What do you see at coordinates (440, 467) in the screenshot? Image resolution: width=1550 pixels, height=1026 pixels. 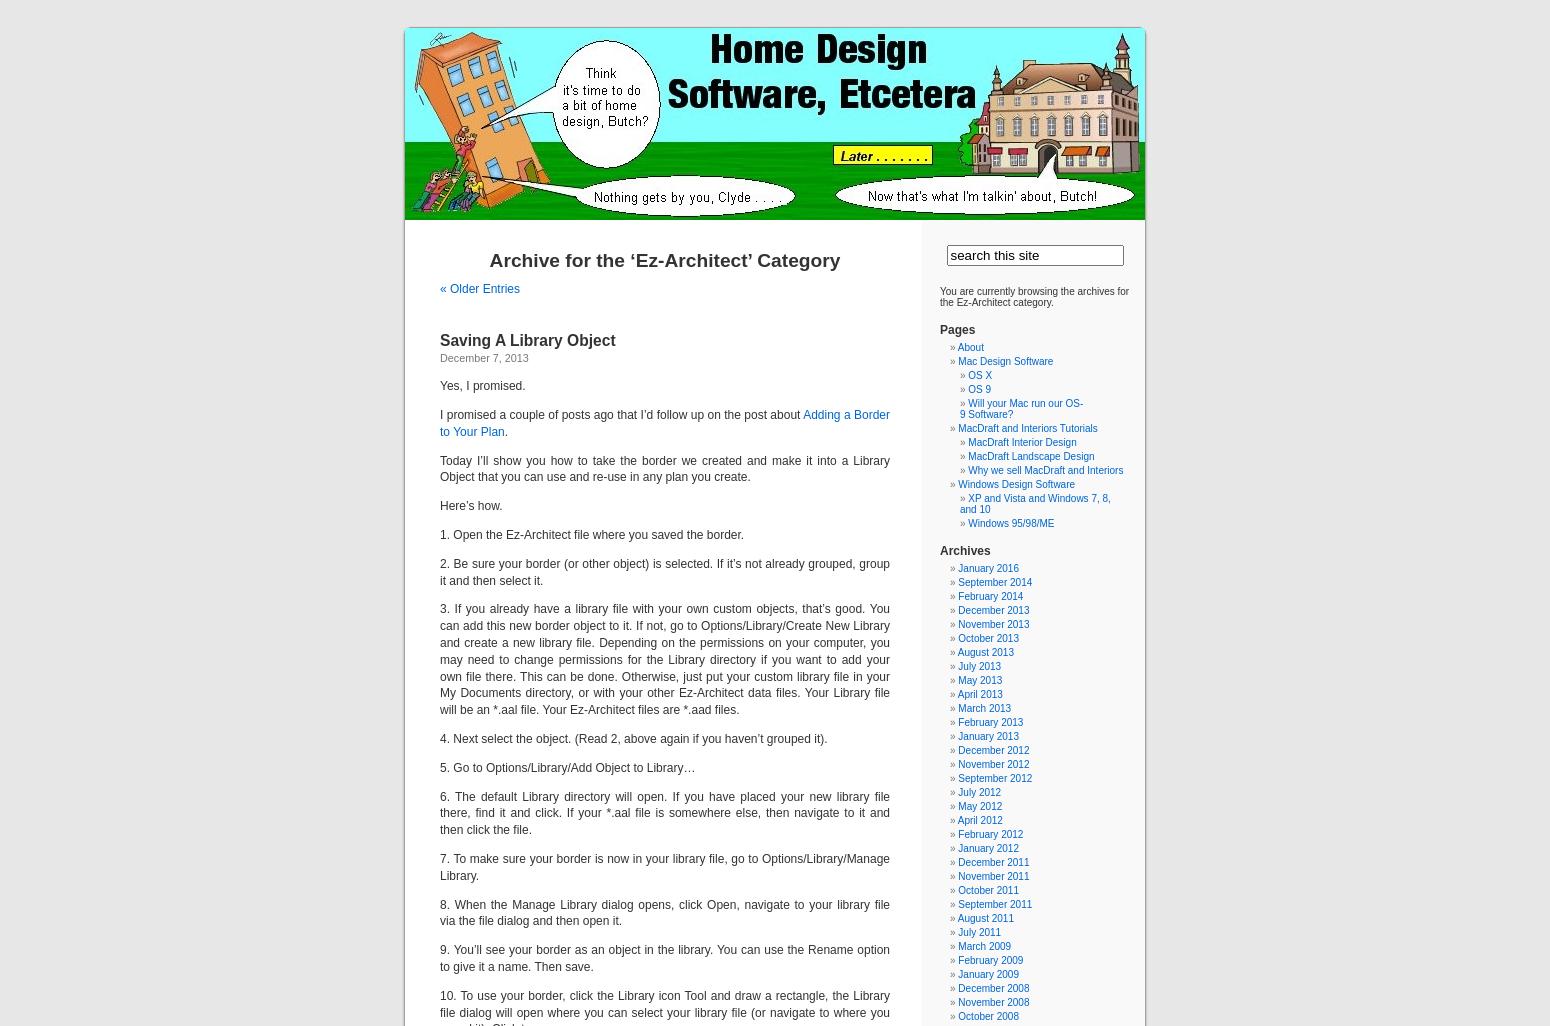 I see `'Today I’ll show you how to take the border we created and make it into a Library Object that you can use and re-use in any plan you create.'` at bounding box center [440, 467].